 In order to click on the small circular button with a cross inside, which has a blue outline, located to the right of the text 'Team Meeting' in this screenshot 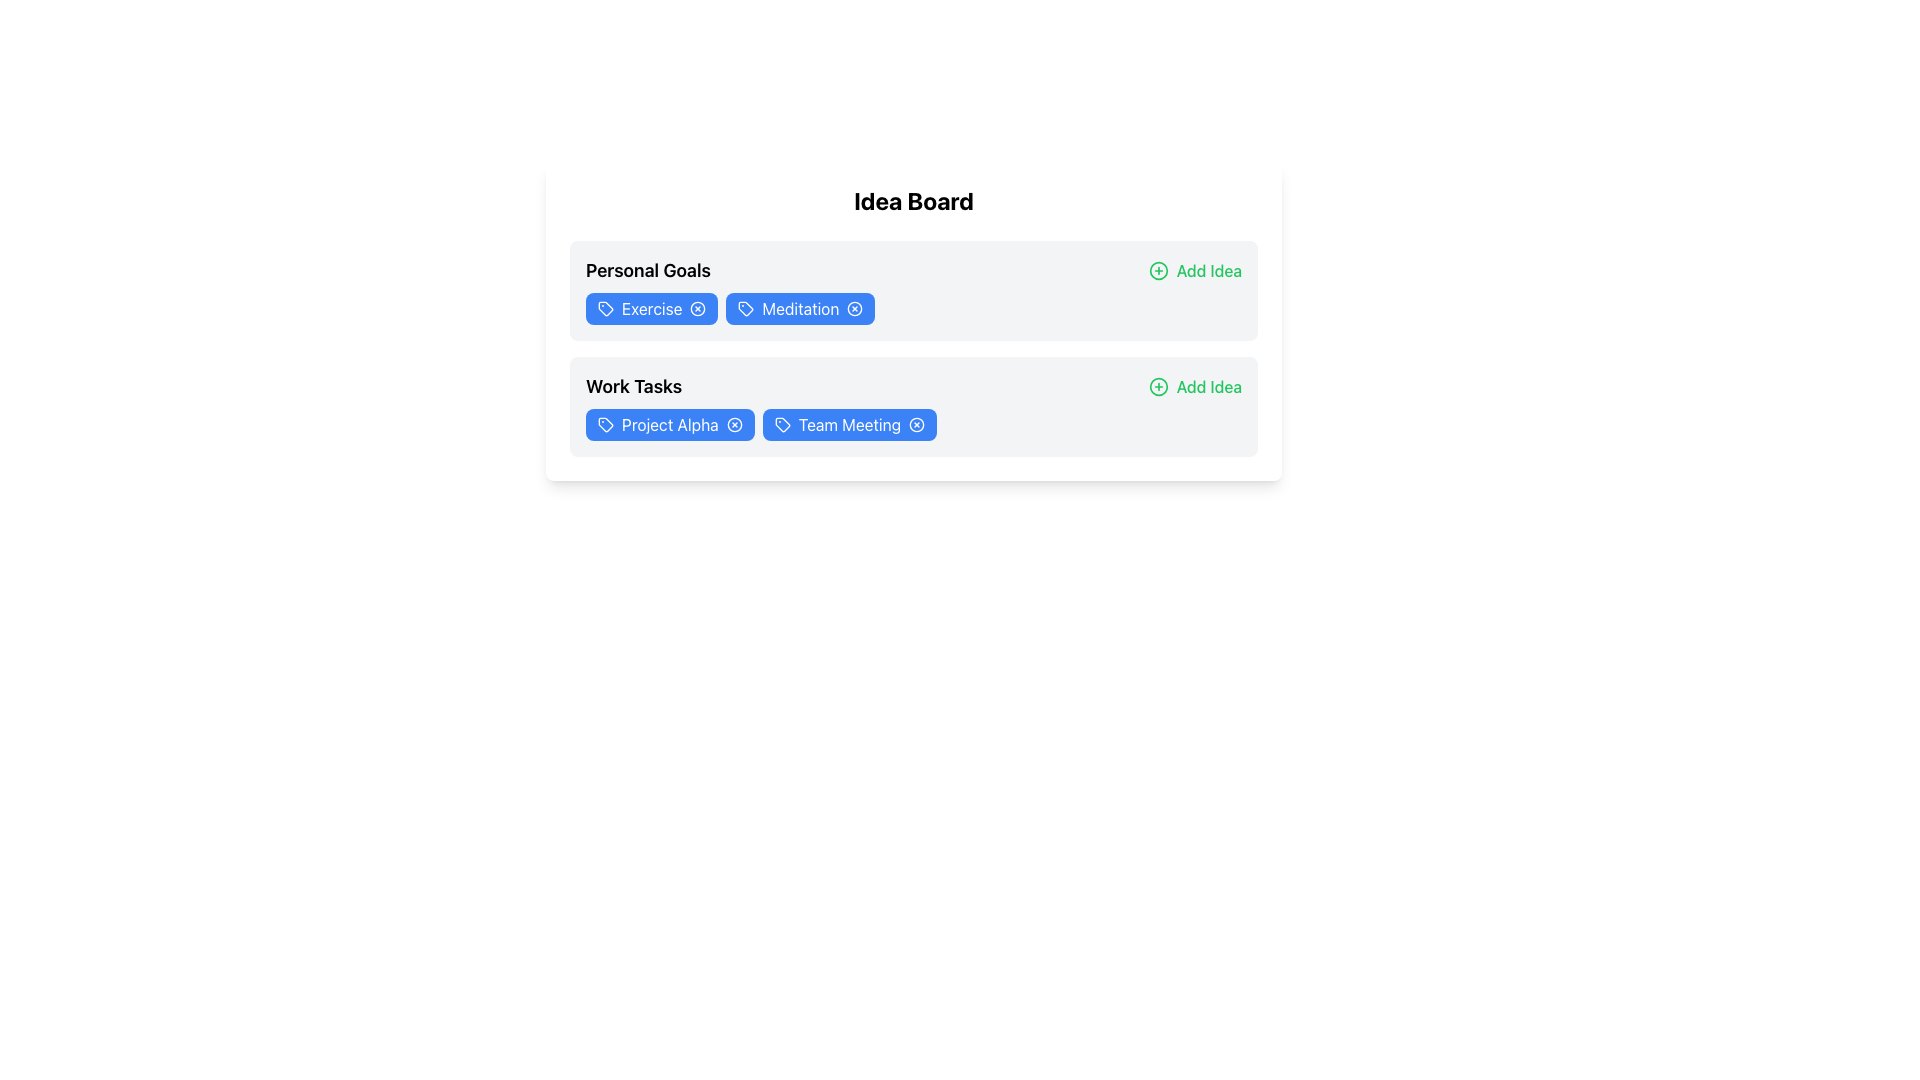, I will do `click(916, 423)`.